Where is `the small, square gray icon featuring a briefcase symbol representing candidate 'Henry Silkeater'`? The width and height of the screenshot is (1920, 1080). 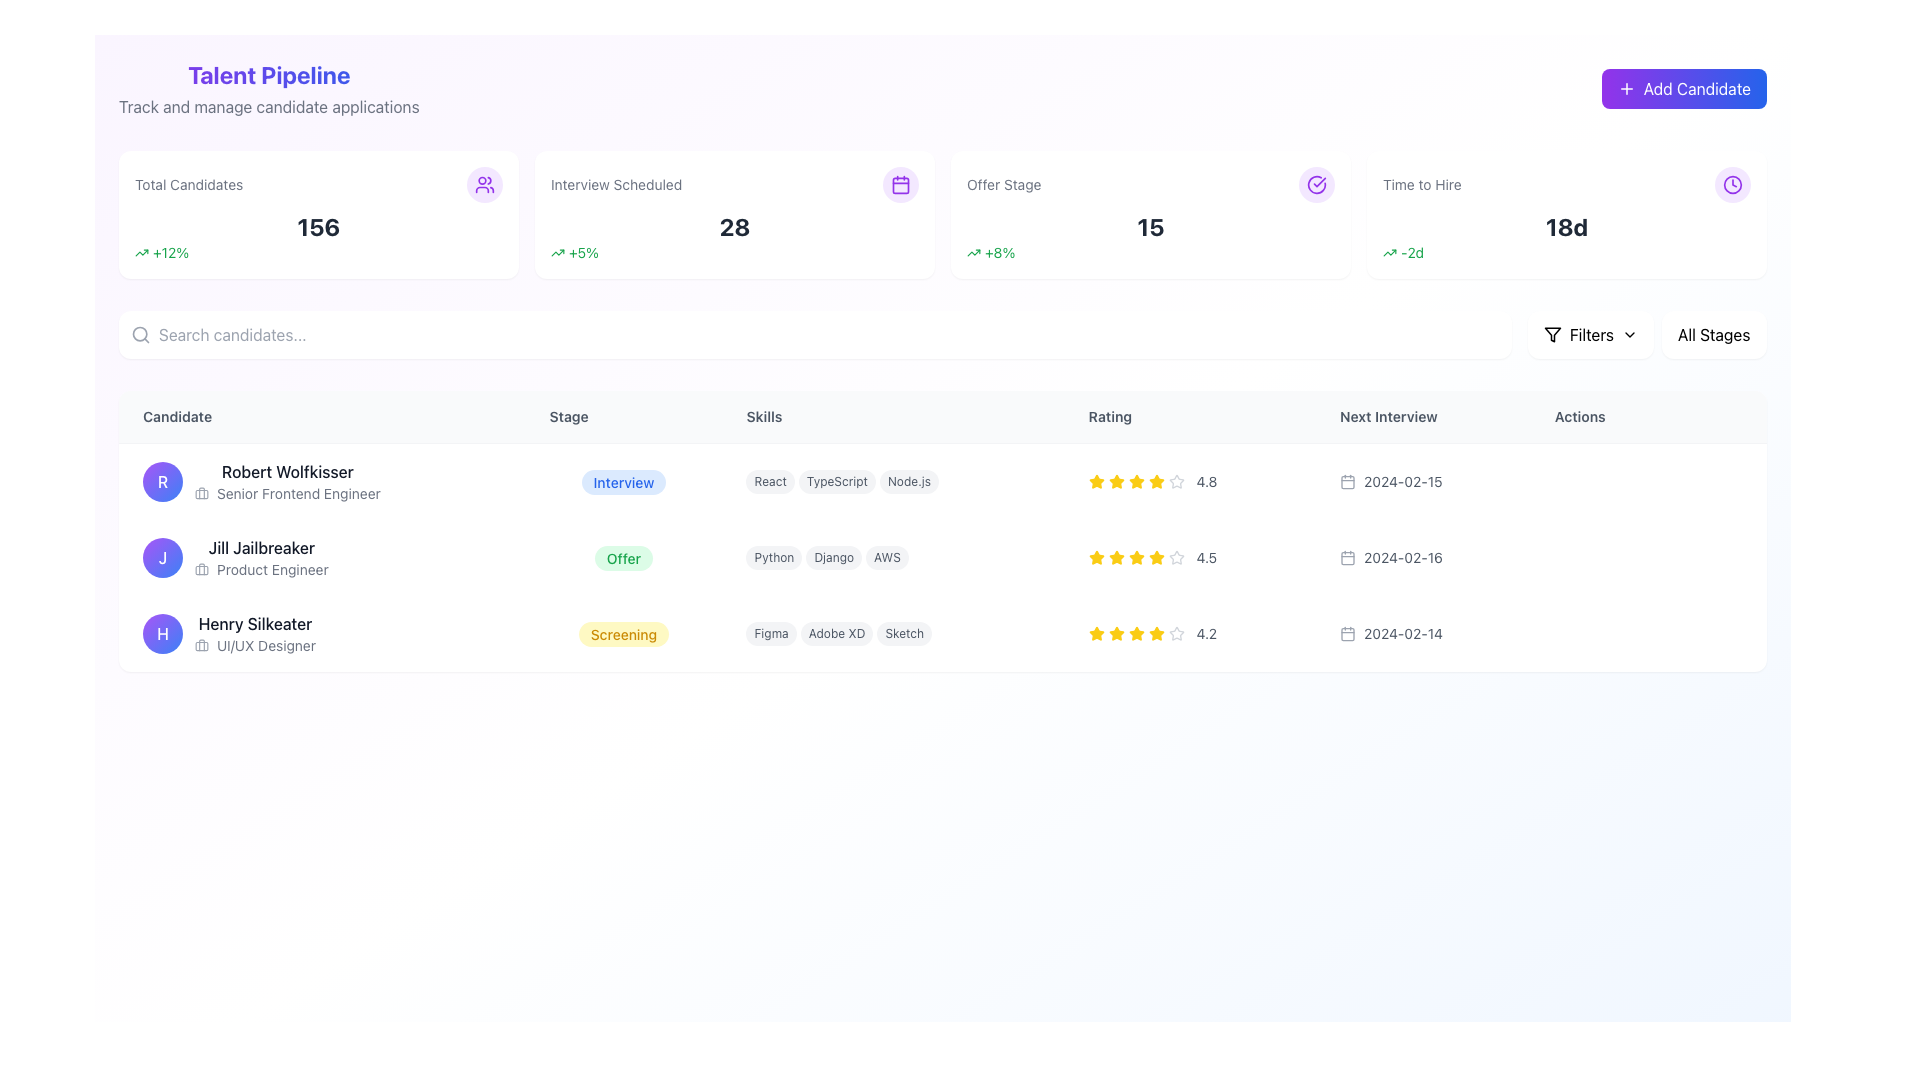 the small, square gray icon featuring a briefcase symbol representing candidate 'Henry Silkeater' is located at coordinates (201, 645).